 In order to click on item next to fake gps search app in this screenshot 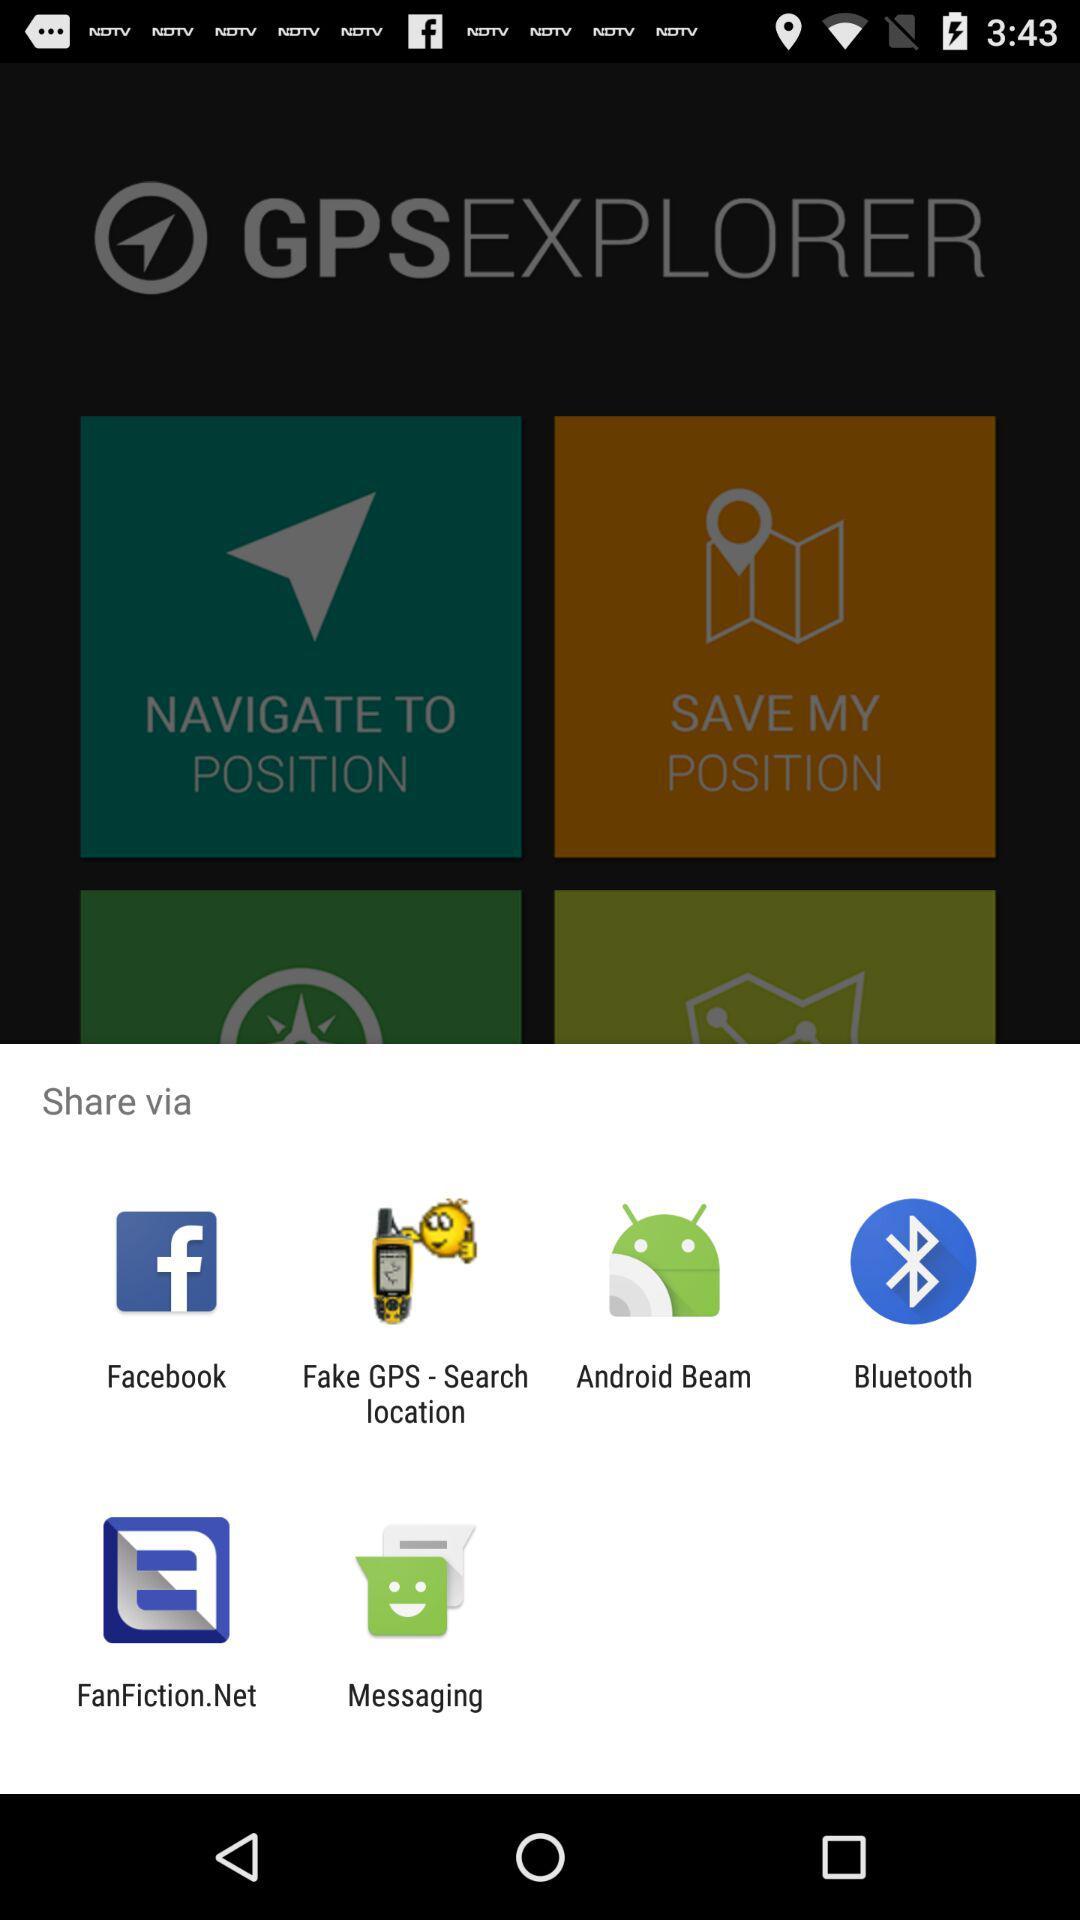, I will do `click(664, 1392)`.